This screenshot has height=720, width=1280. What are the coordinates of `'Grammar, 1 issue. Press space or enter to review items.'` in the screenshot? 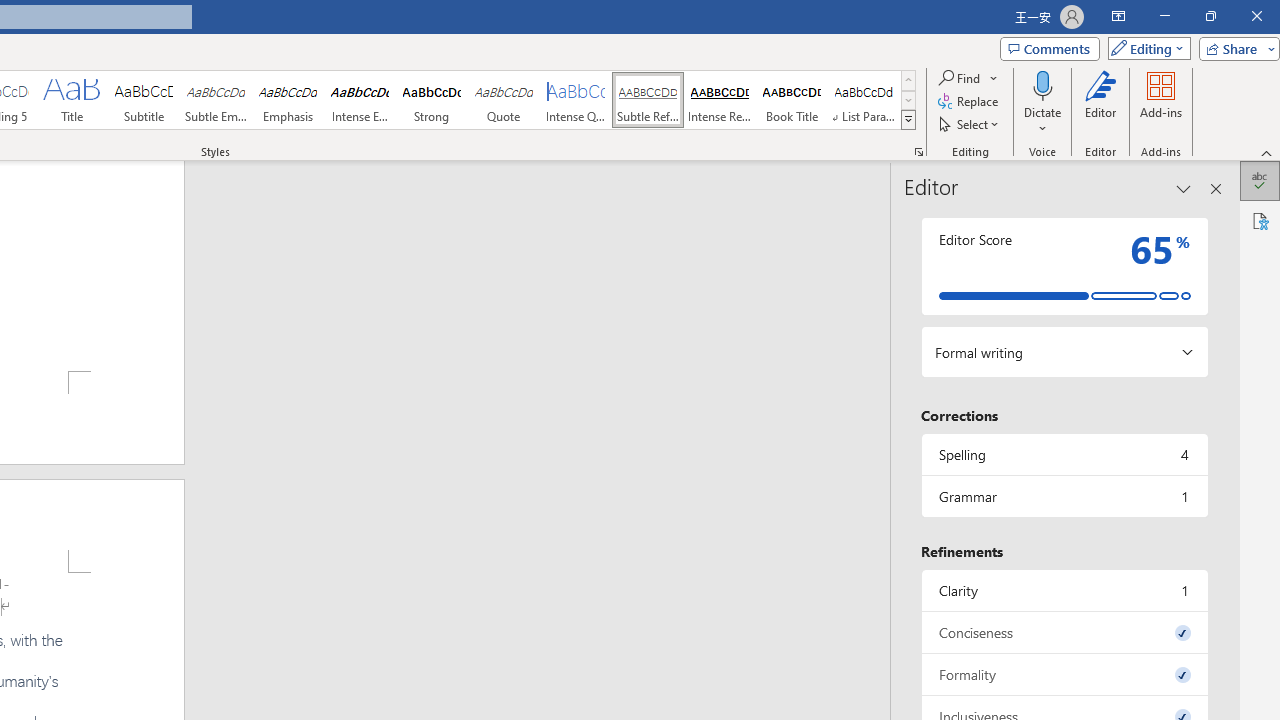 It's located at (1063, 495).